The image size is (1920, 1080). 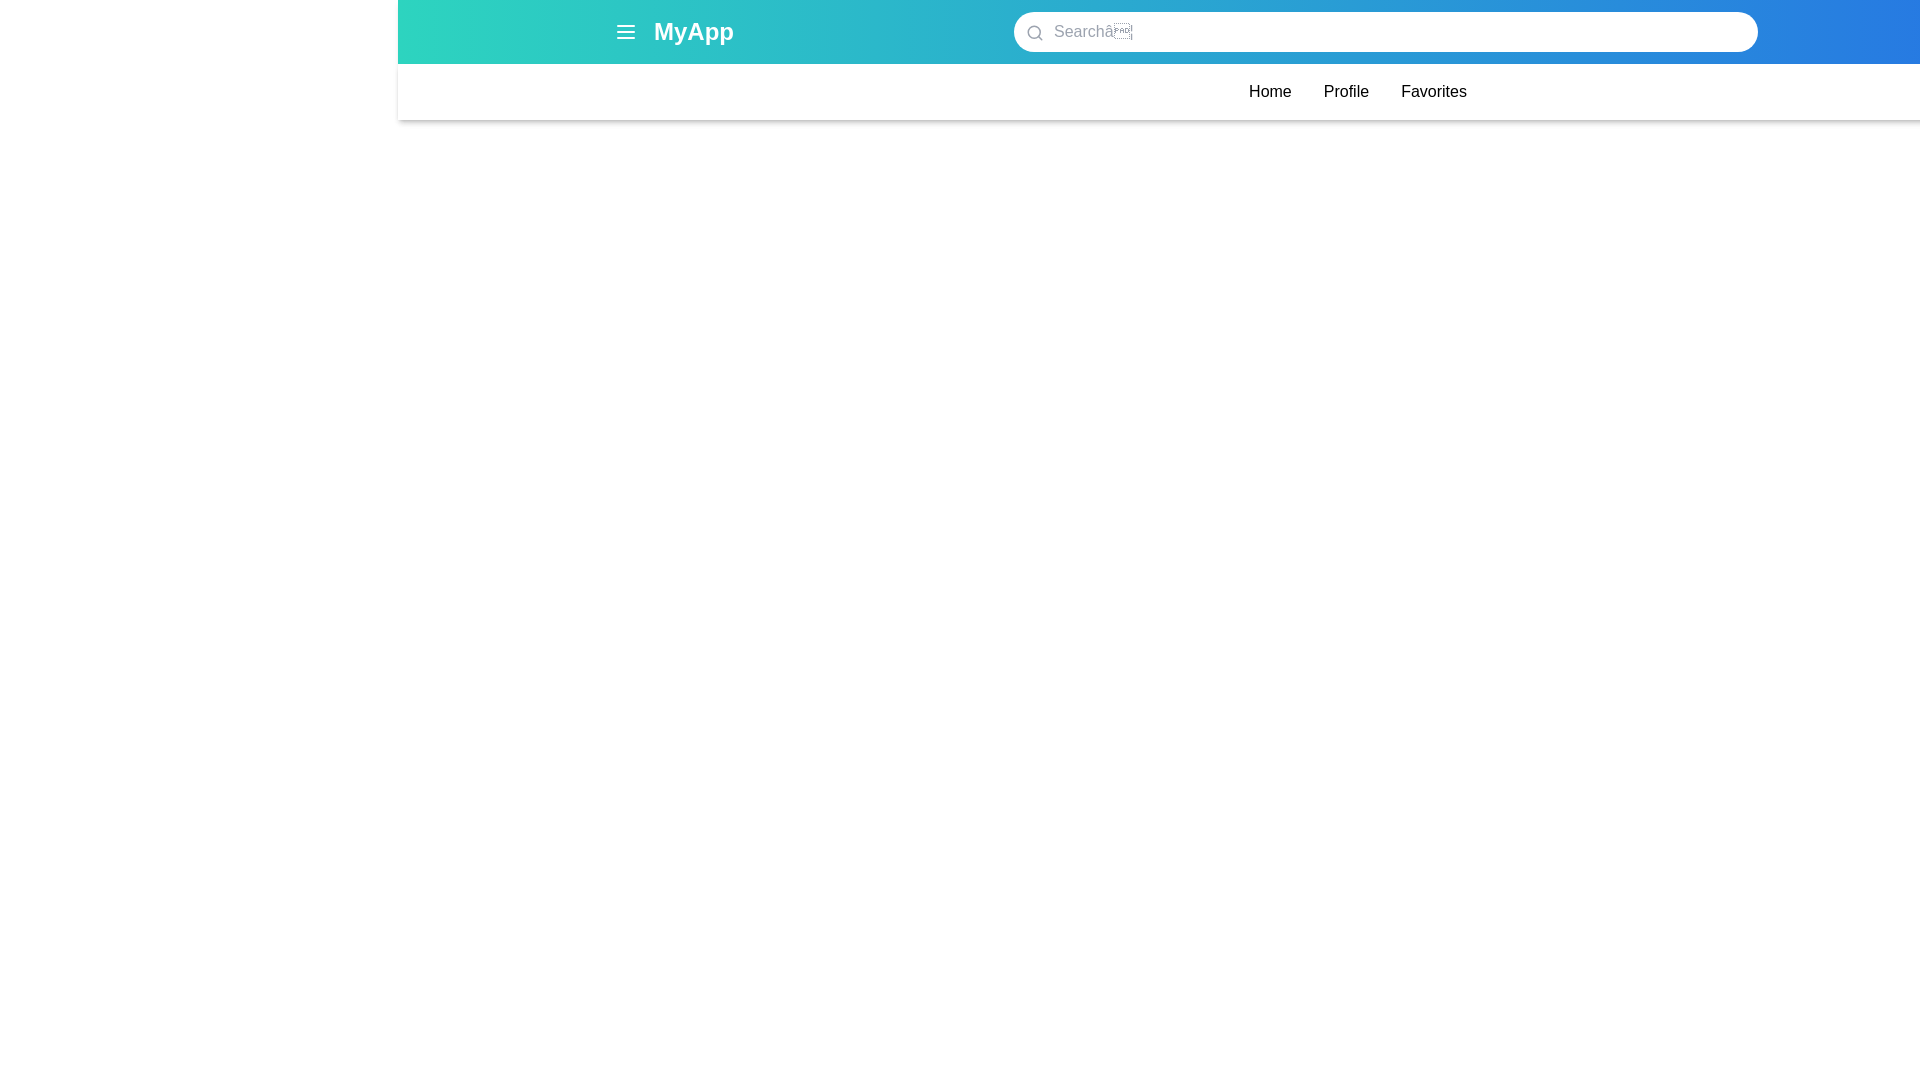 What do you see at coordinates (624, 31) in the screenshot?
I see `menu icon to toggle the menu visibility` at bounding box center [624, 31].